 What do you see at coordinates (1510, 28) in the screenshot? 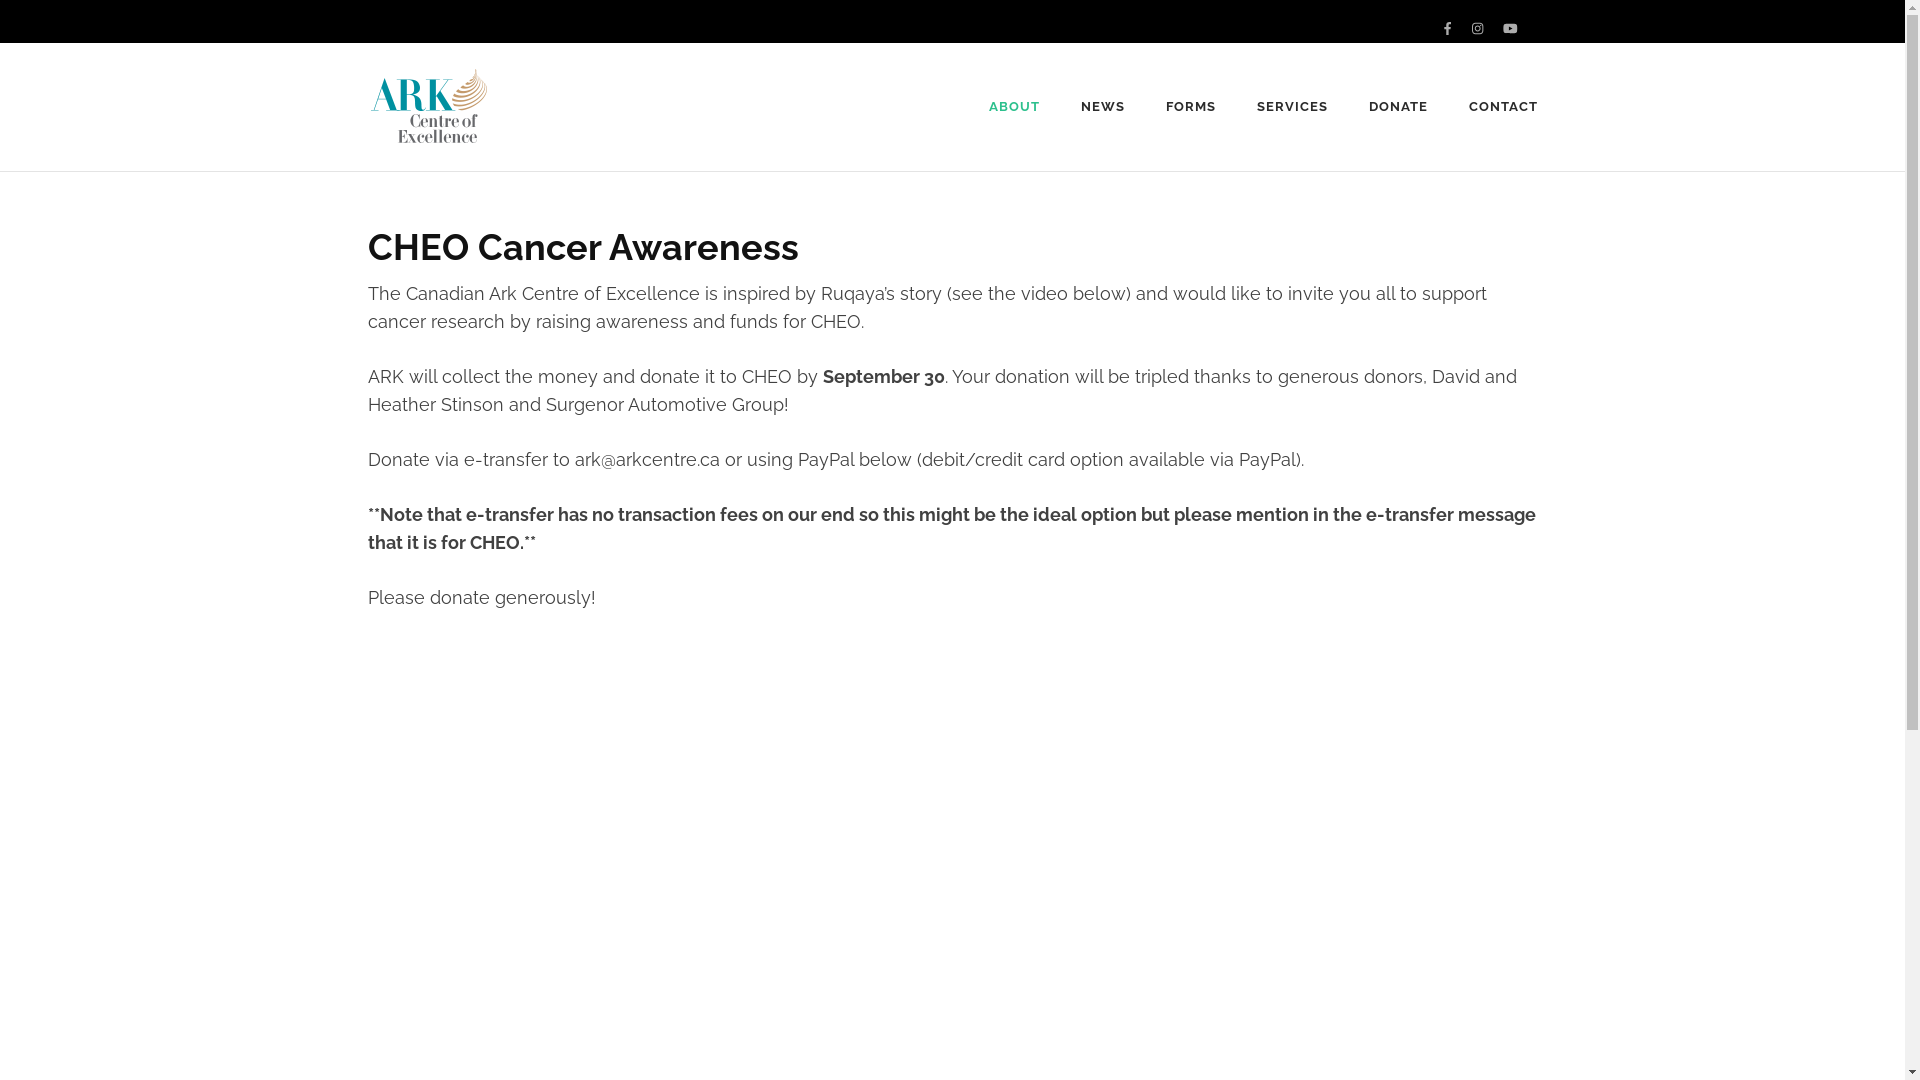
I see `'YouTube'` at bounding box center [1510, 28].